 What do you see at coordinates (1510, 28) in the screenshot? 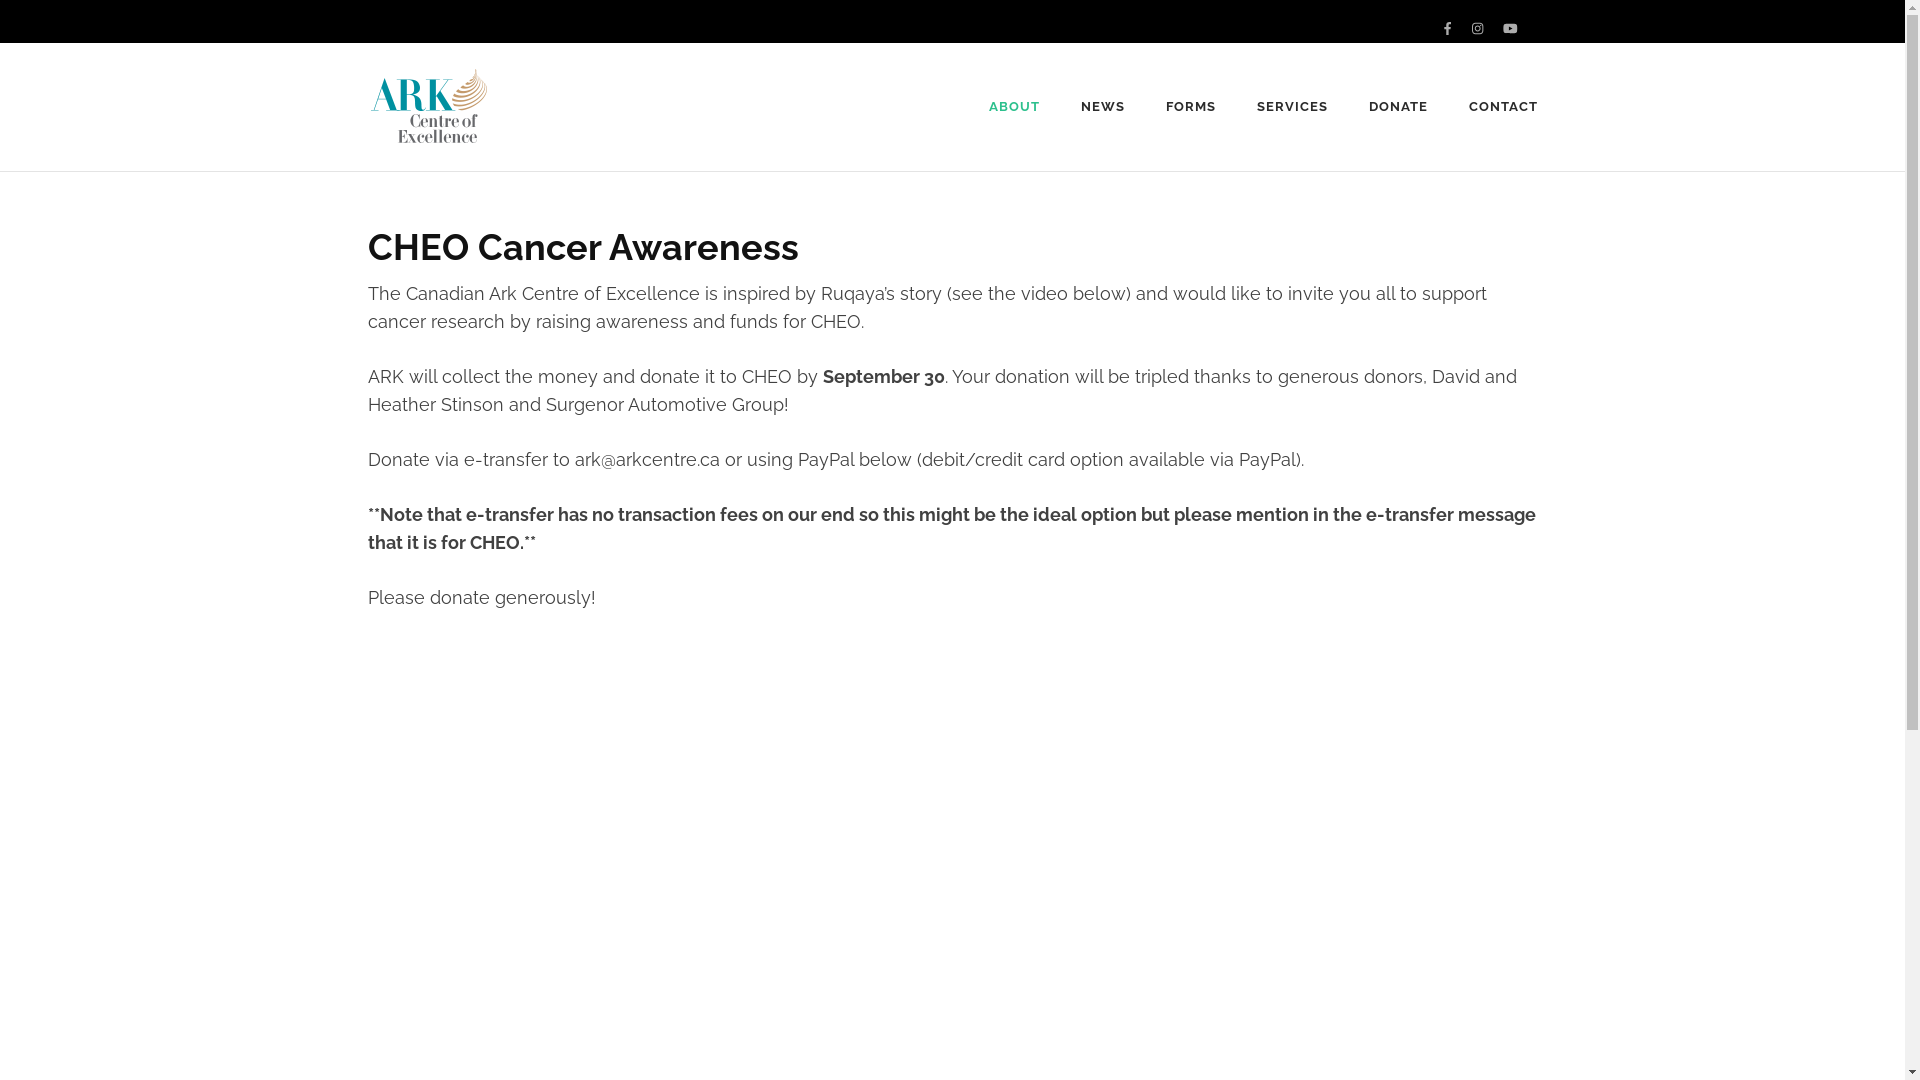
I see `'YouTube'` at bounding box center [1510, 28].